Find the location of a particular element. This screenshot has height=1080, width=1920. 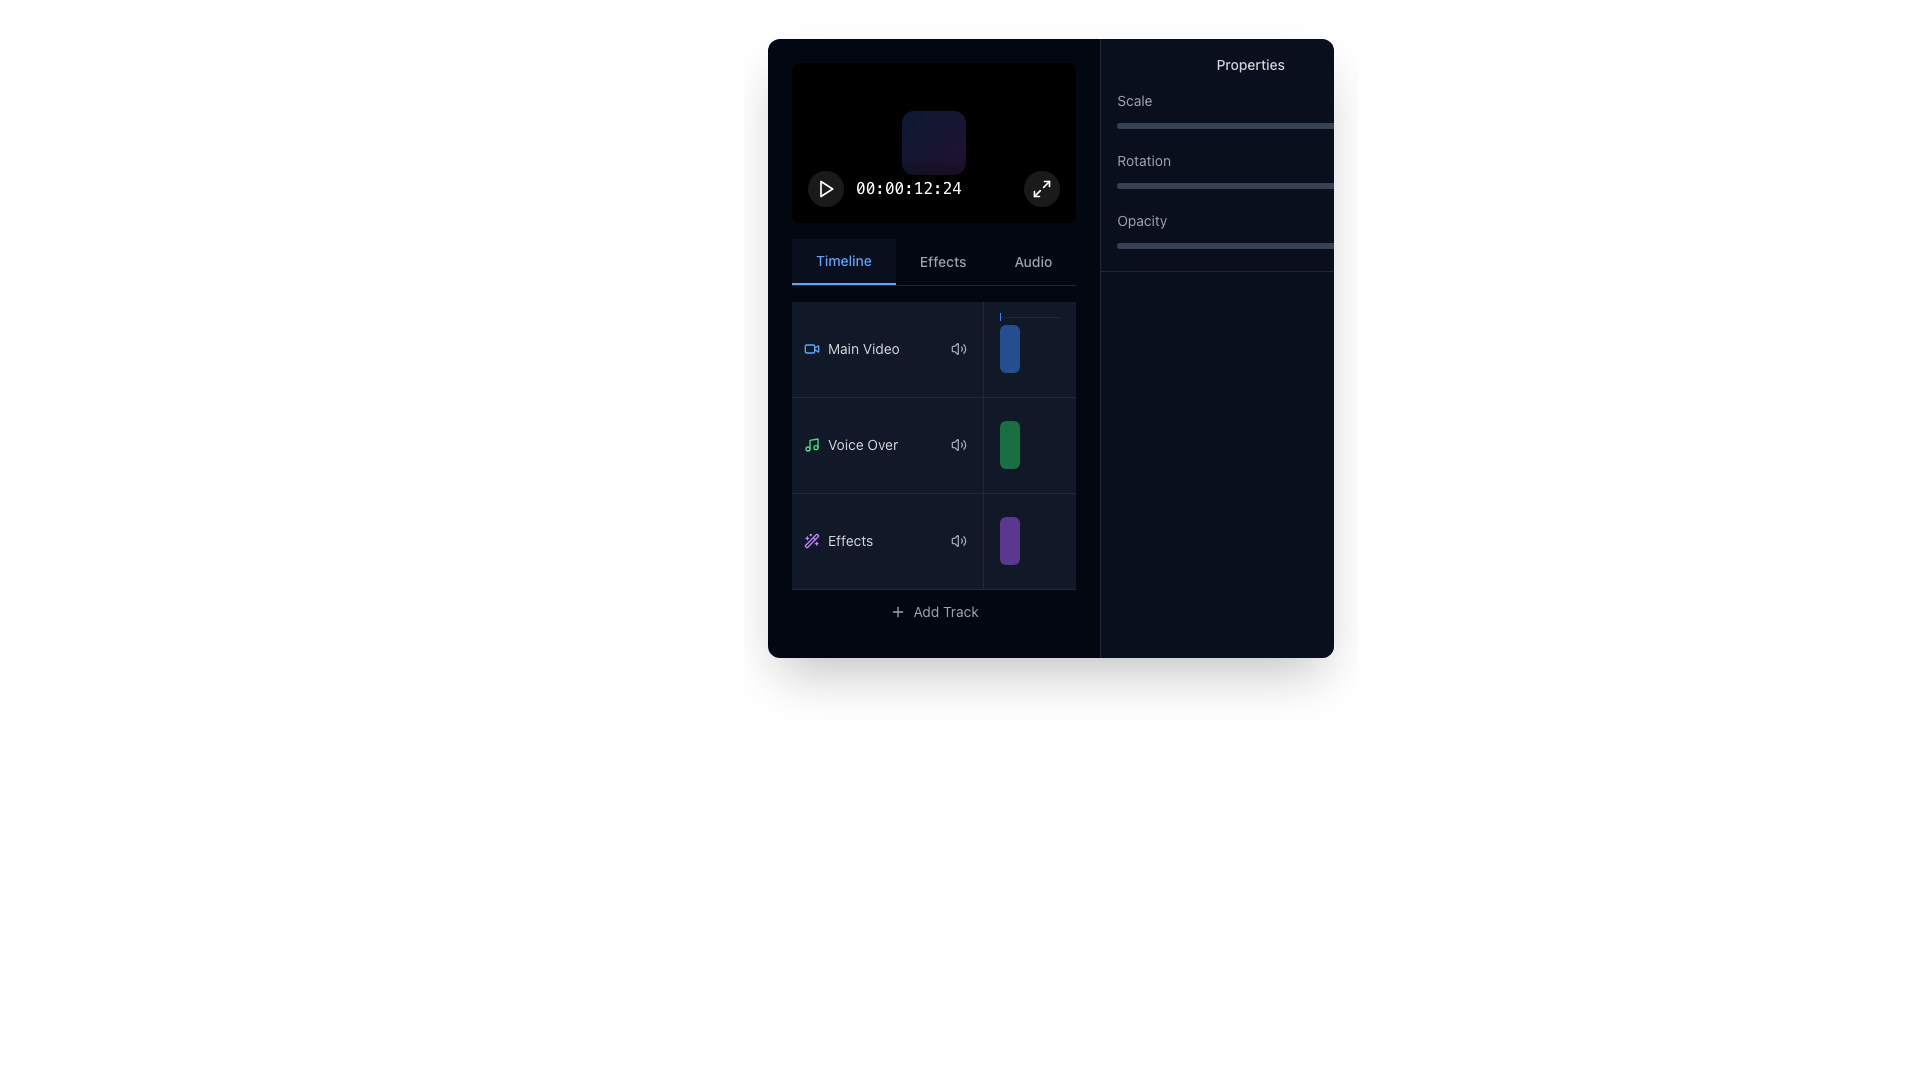

the scale slider is located at coordinates (1296, 126).